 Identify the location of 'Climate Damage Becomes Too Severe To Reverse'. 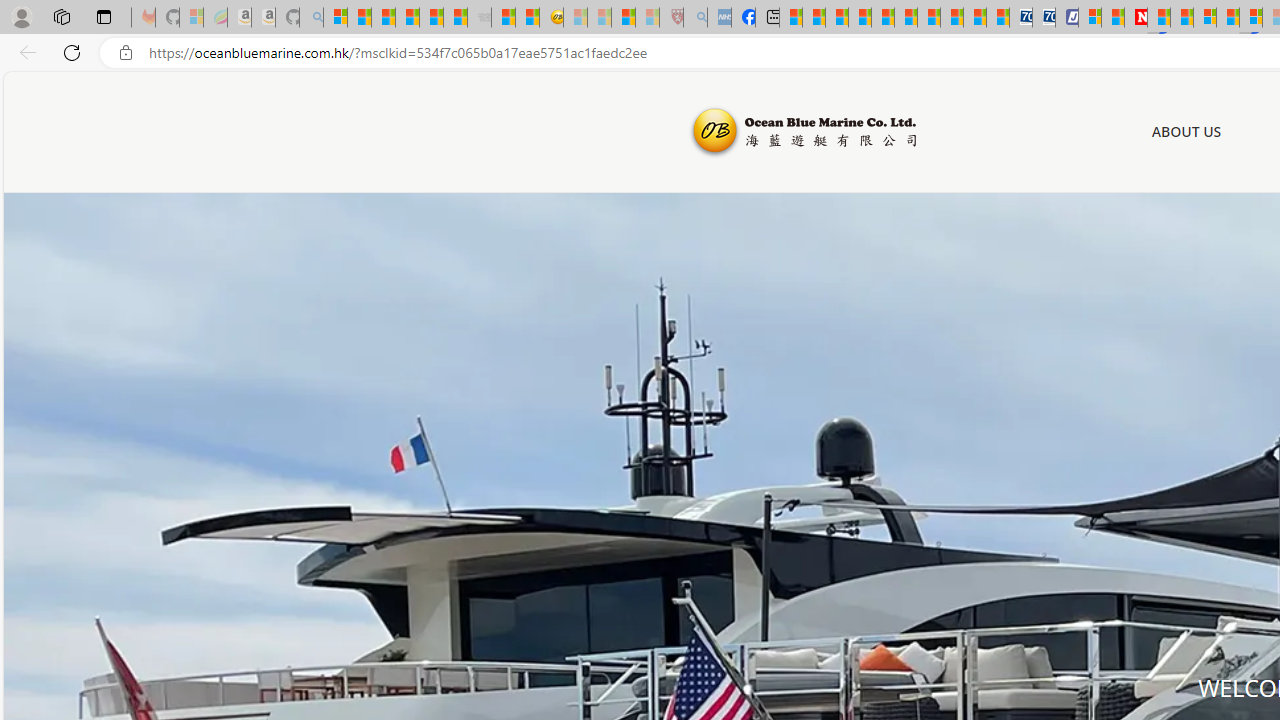
(860, 17).